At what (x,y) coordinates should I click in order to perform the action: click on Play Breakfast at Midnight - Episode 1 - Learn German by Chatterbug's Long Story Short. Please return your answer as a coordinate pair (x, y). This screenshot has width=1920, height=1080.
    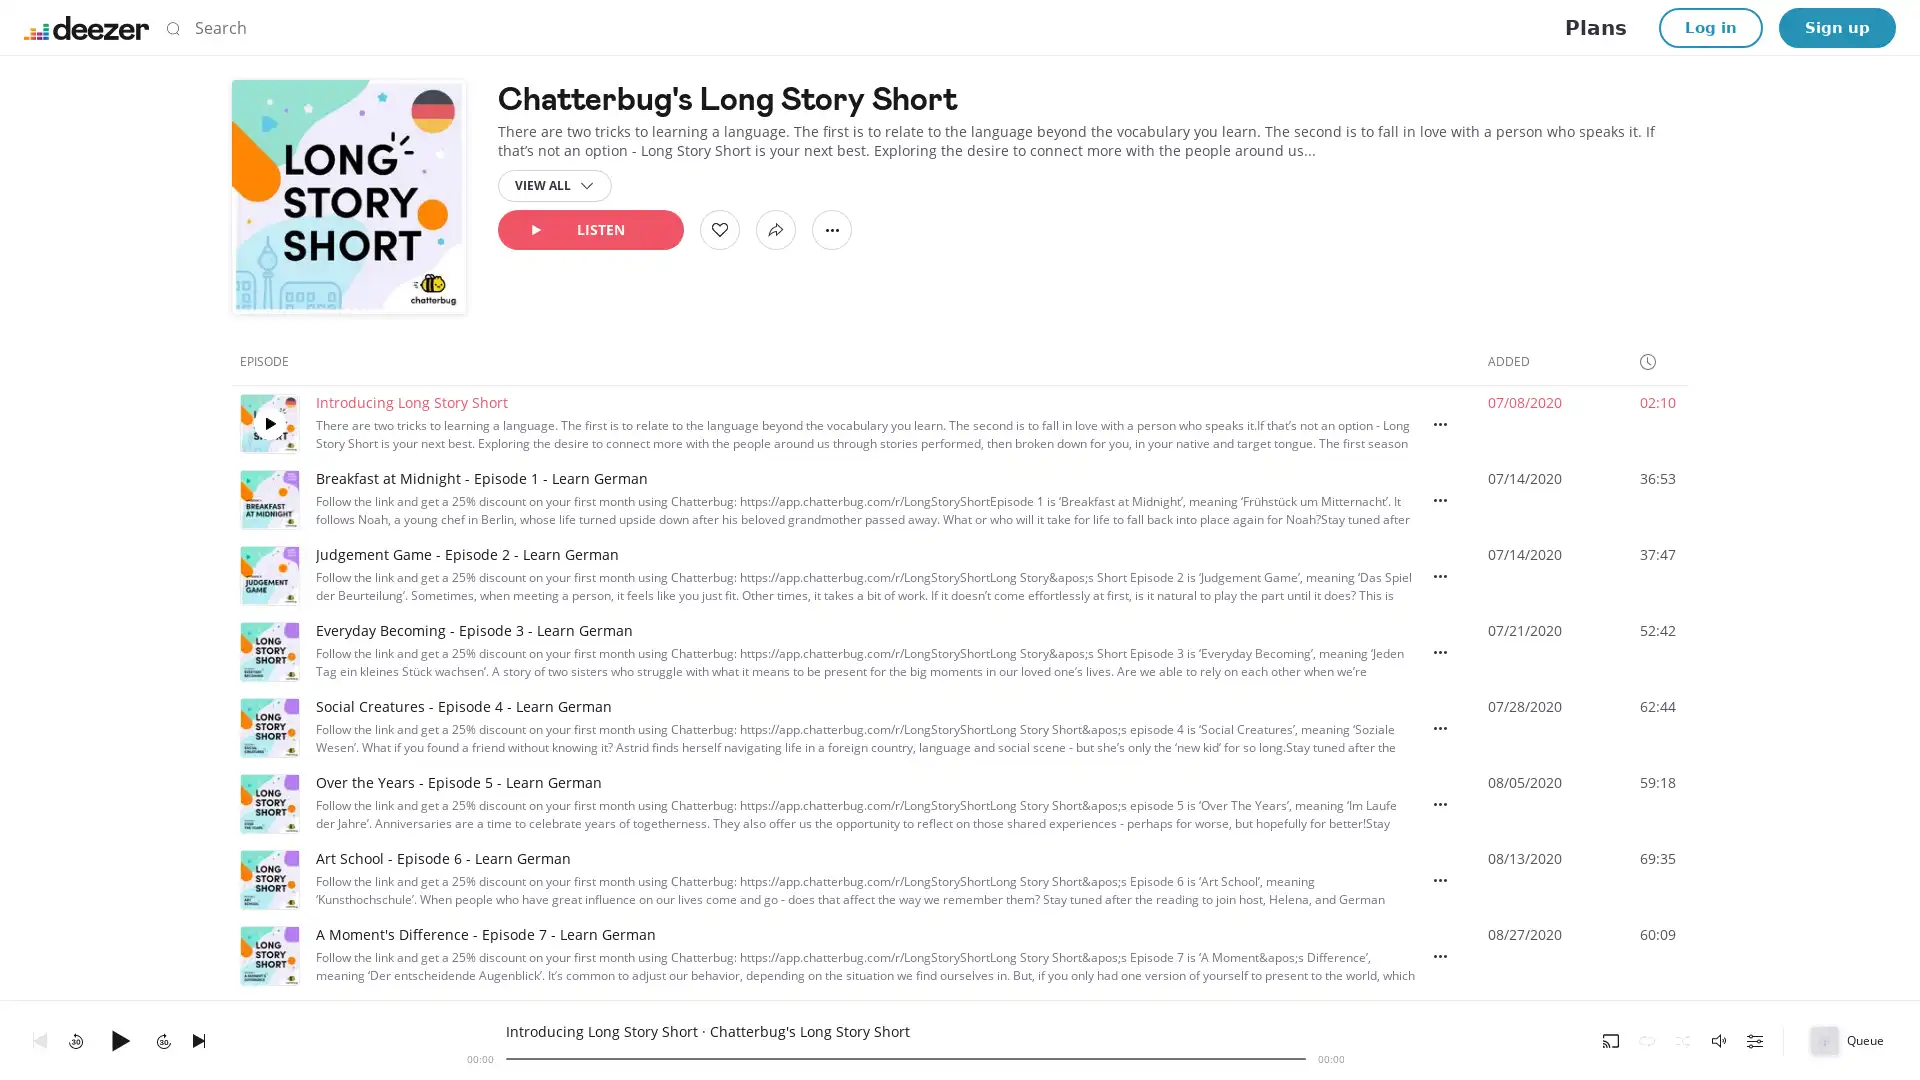
    Looking at the image, I should click on (268, 499).